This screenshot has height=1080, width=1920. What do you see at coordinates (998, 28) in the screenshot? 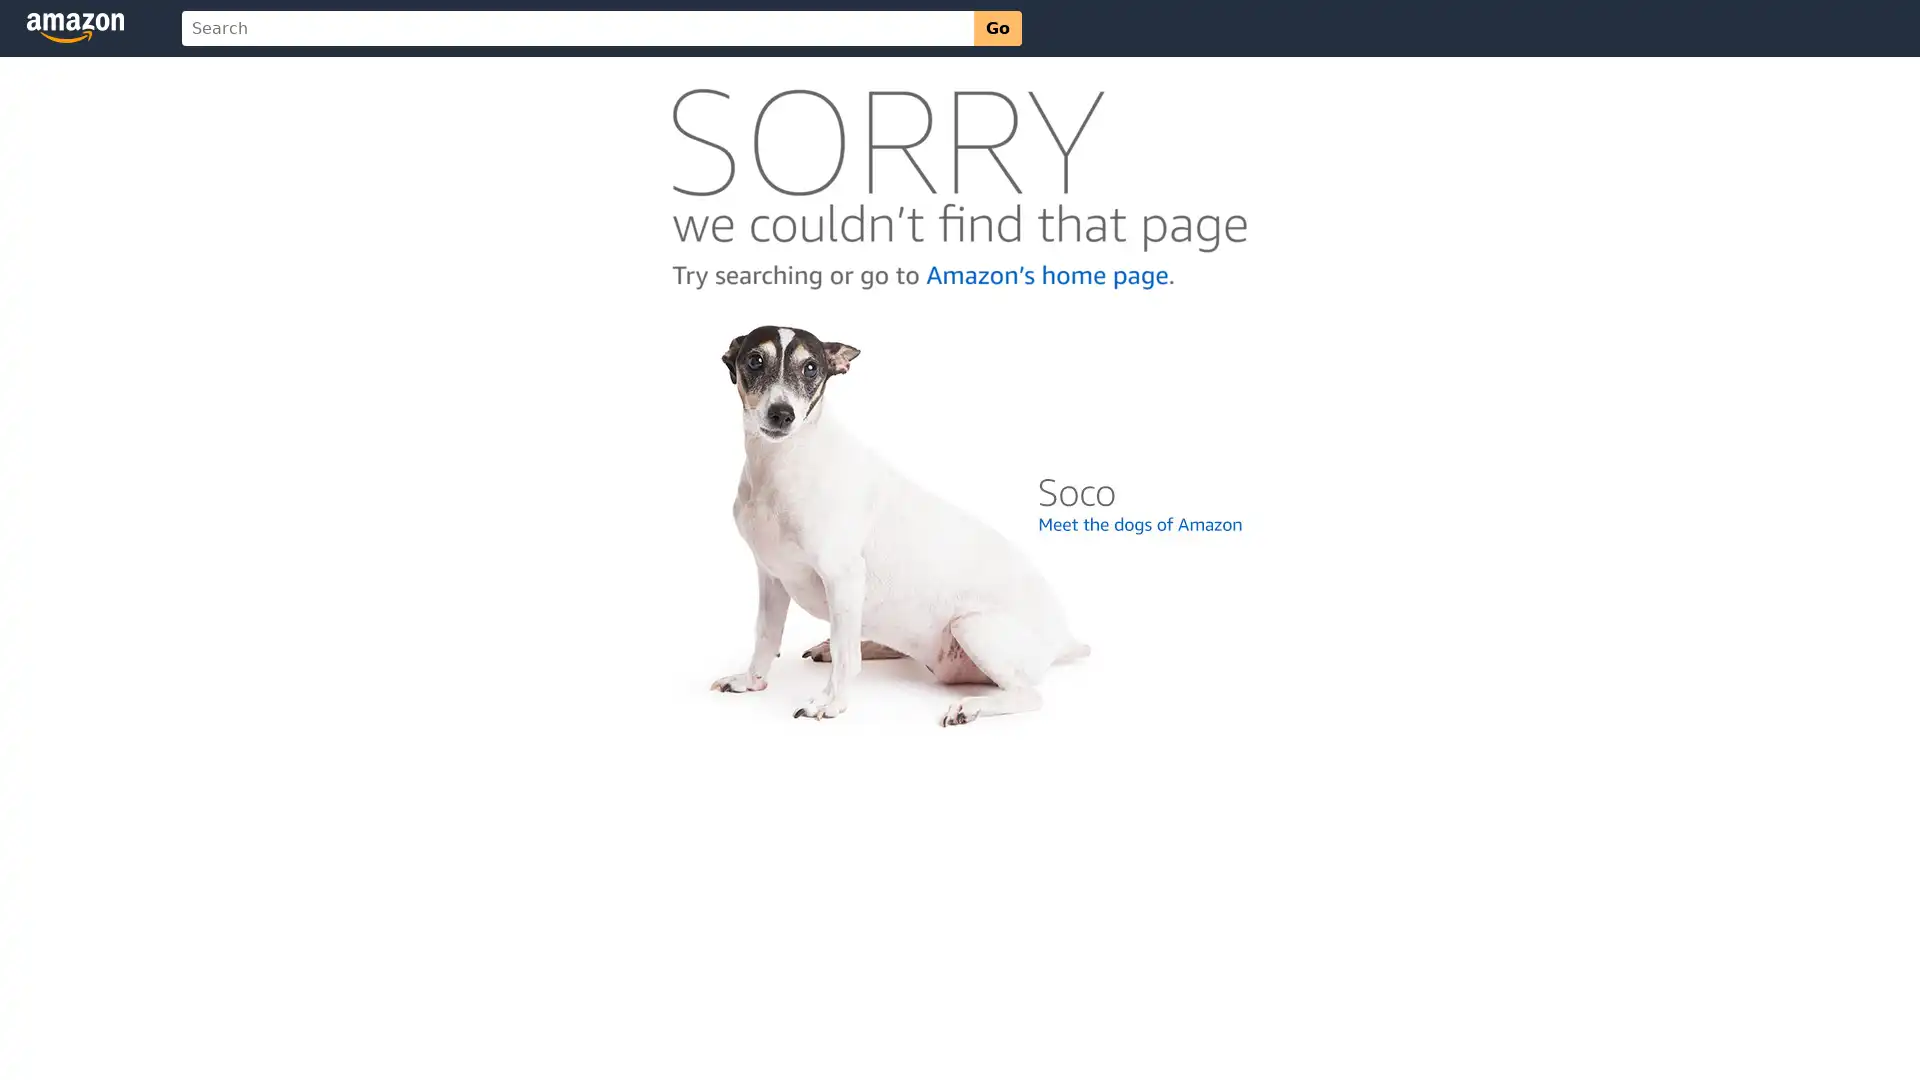
I see `Go` at bounding box center [998, 28].